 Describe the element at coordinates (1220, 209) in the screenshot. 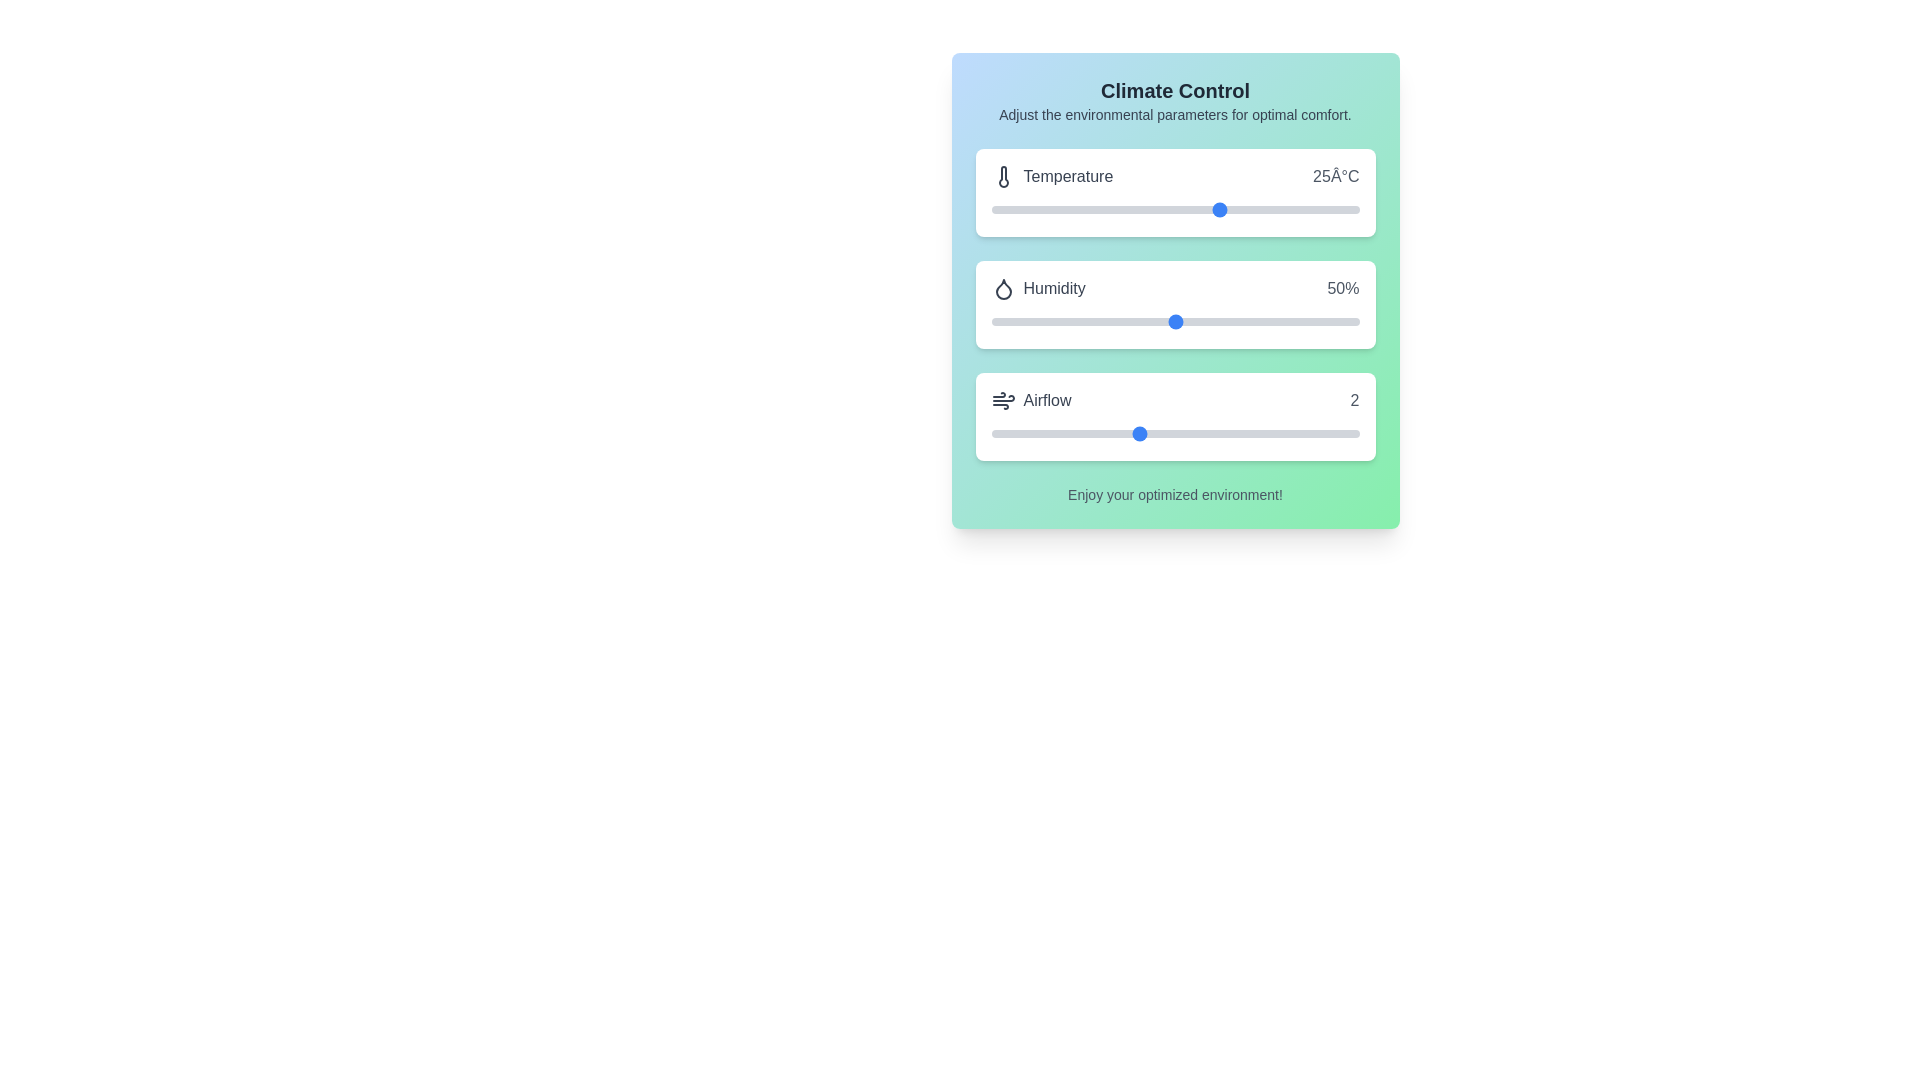

I see `the temperature slider to 25°C` at that location.